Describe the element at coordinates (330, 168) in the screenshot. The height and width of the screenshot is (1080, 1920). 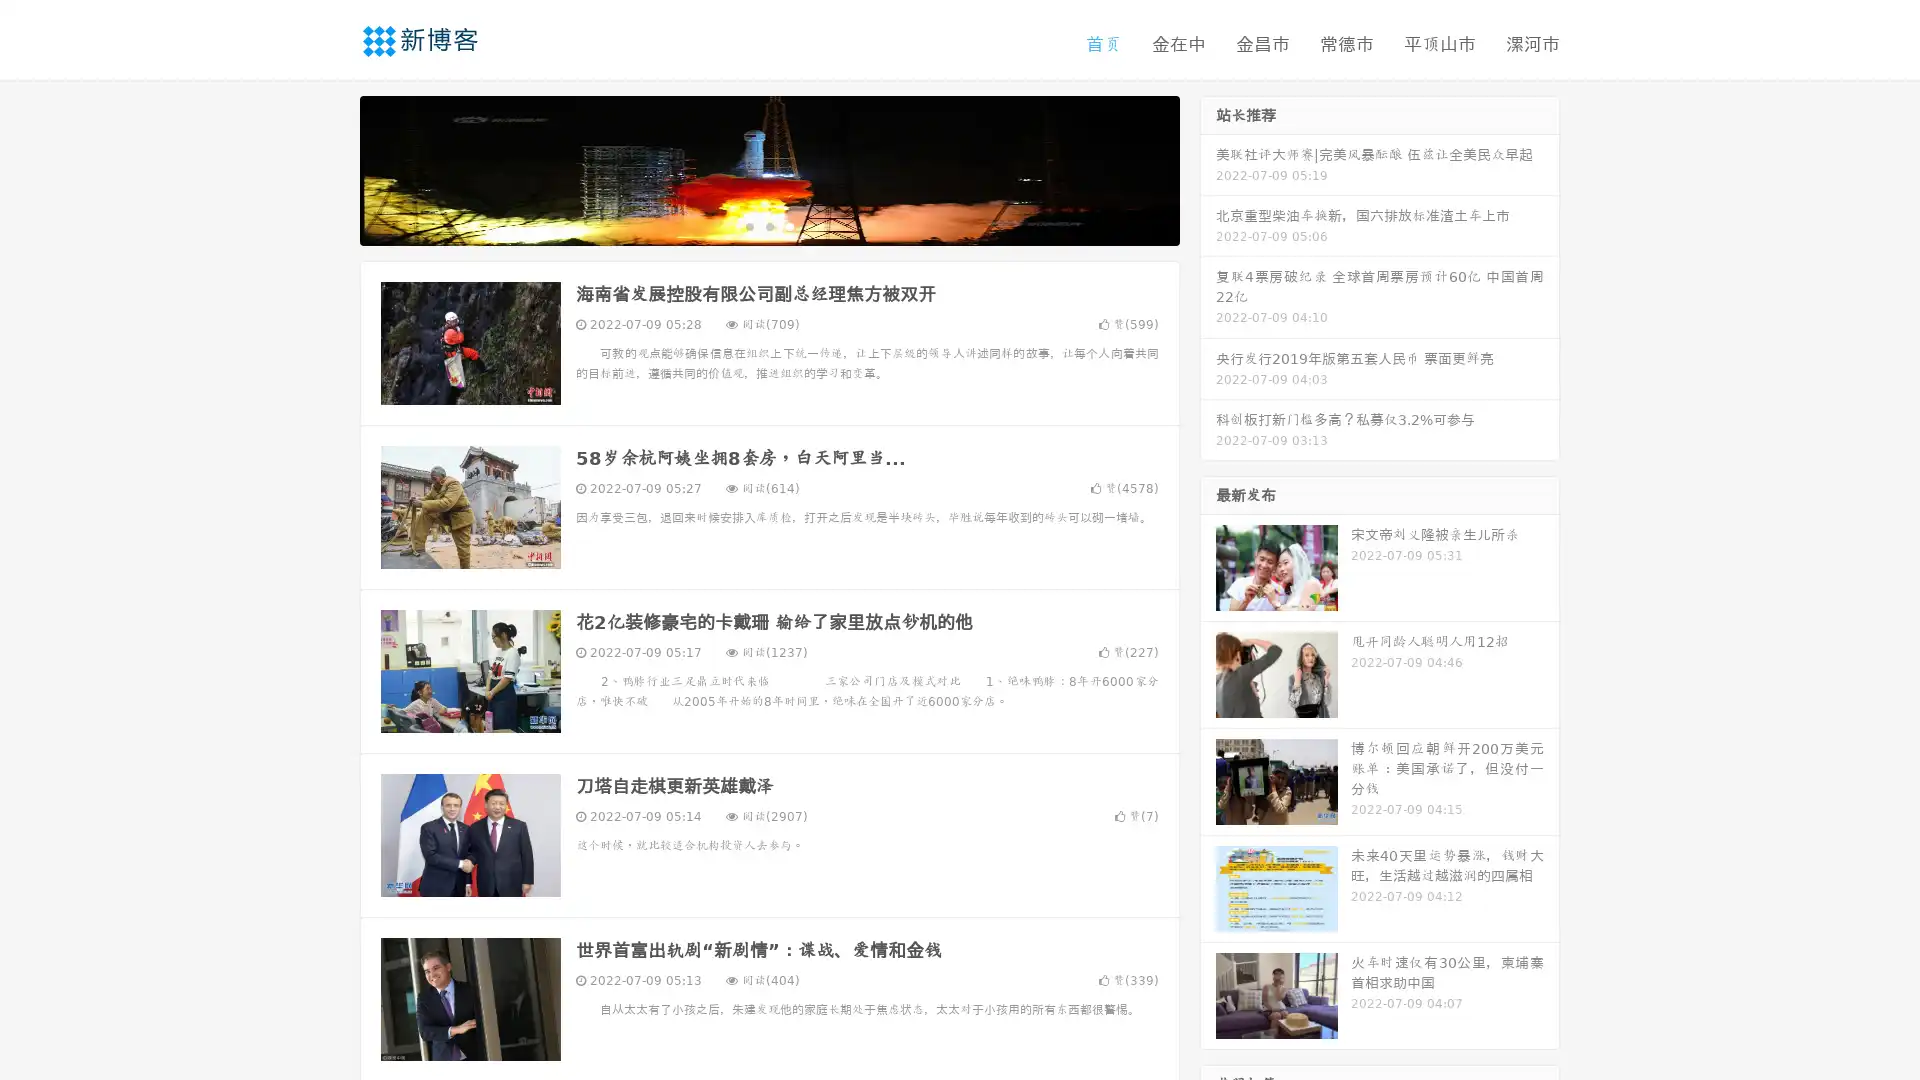
I see `Previous slide` at that location.